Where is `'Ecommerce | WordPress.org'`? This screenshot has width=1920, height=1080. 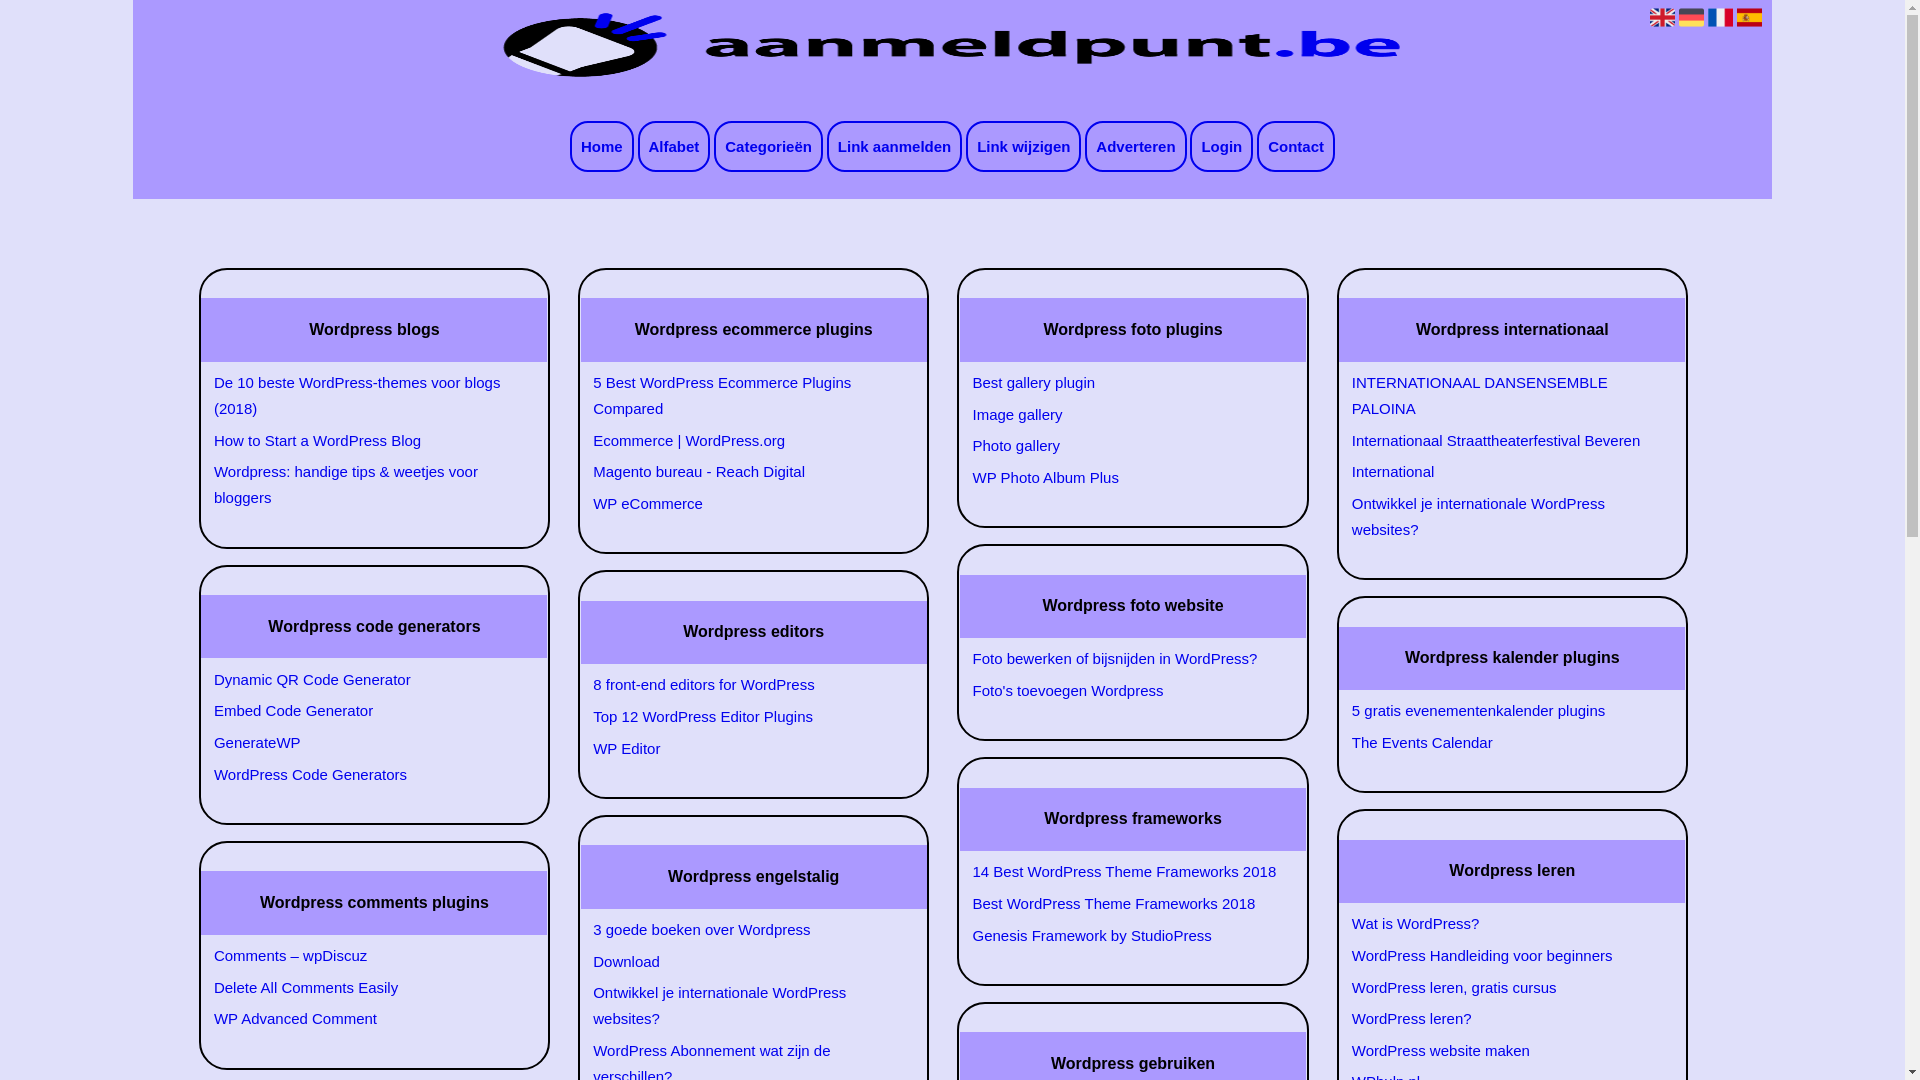 'Ecommerce | WordPress.org' is located at coordinates (741, 439).